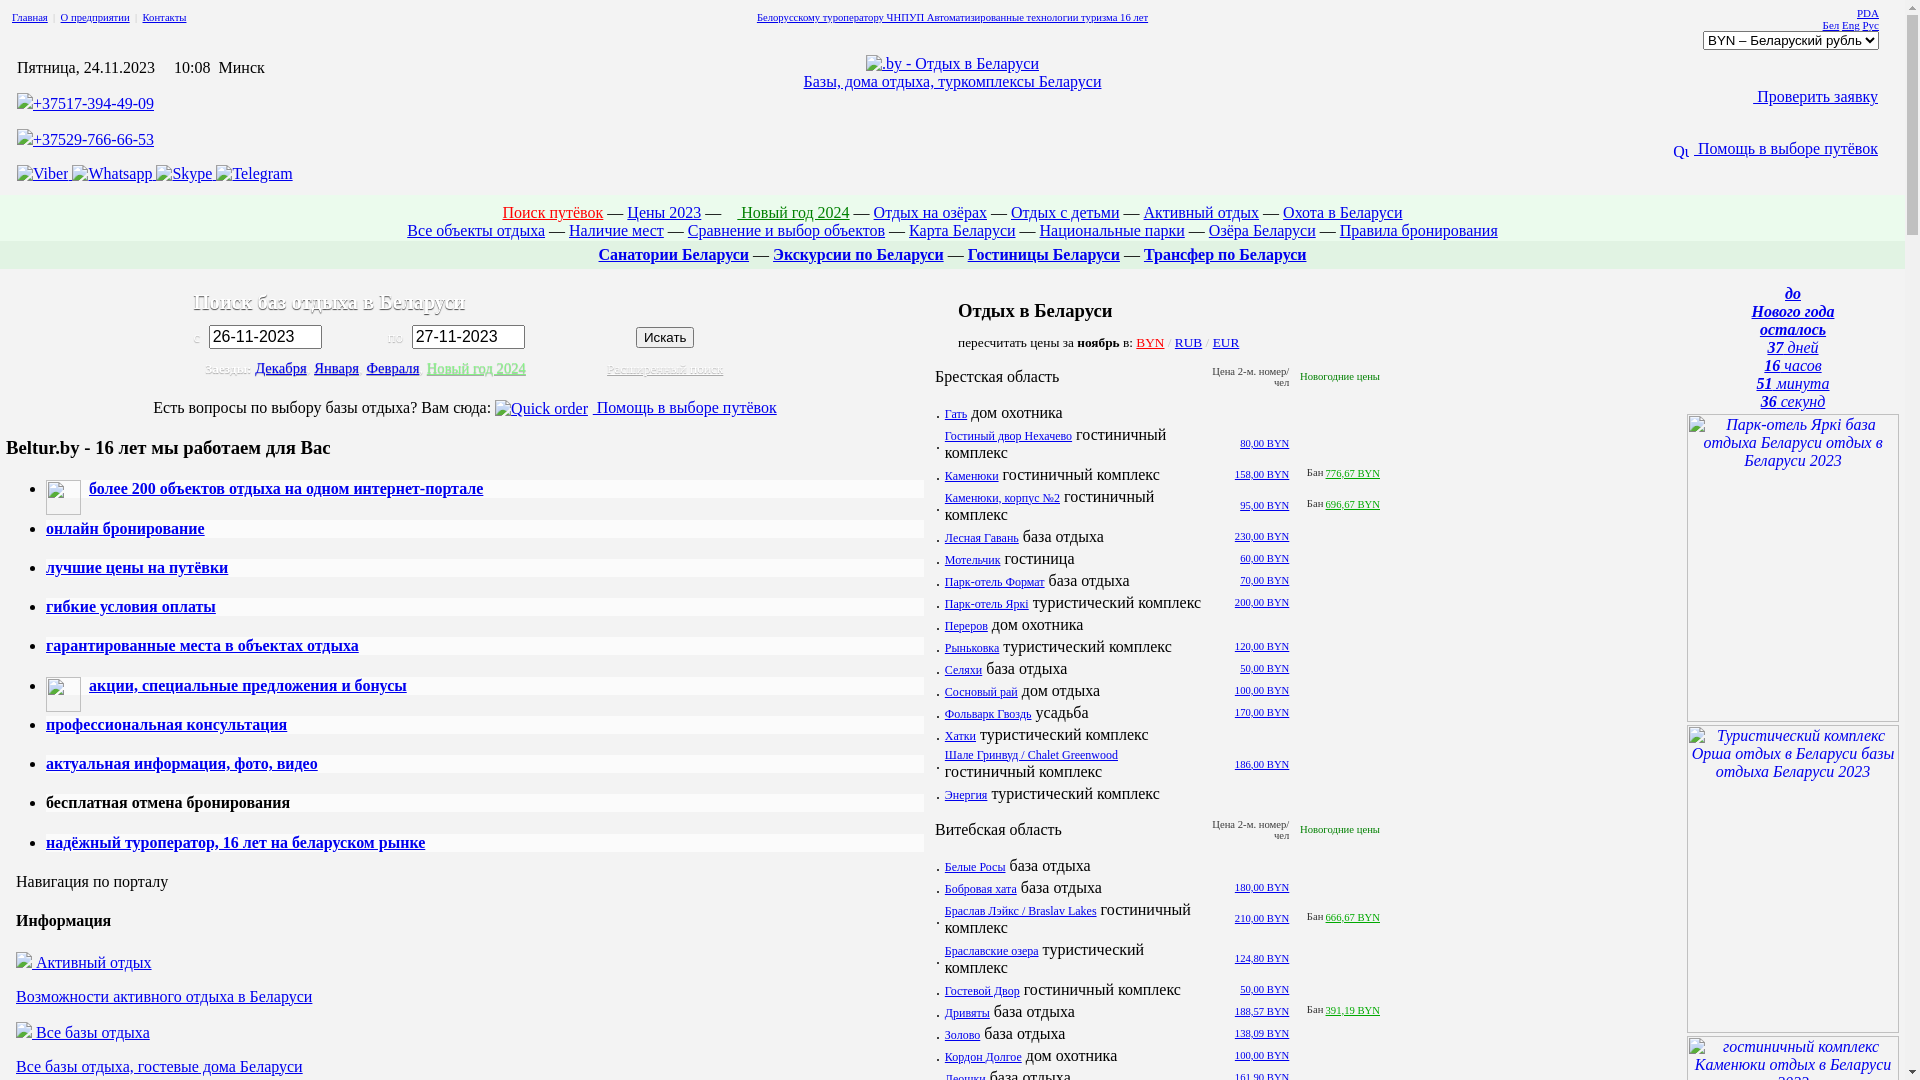  I want to click on '158,00 BYN', so click(1261, 474).